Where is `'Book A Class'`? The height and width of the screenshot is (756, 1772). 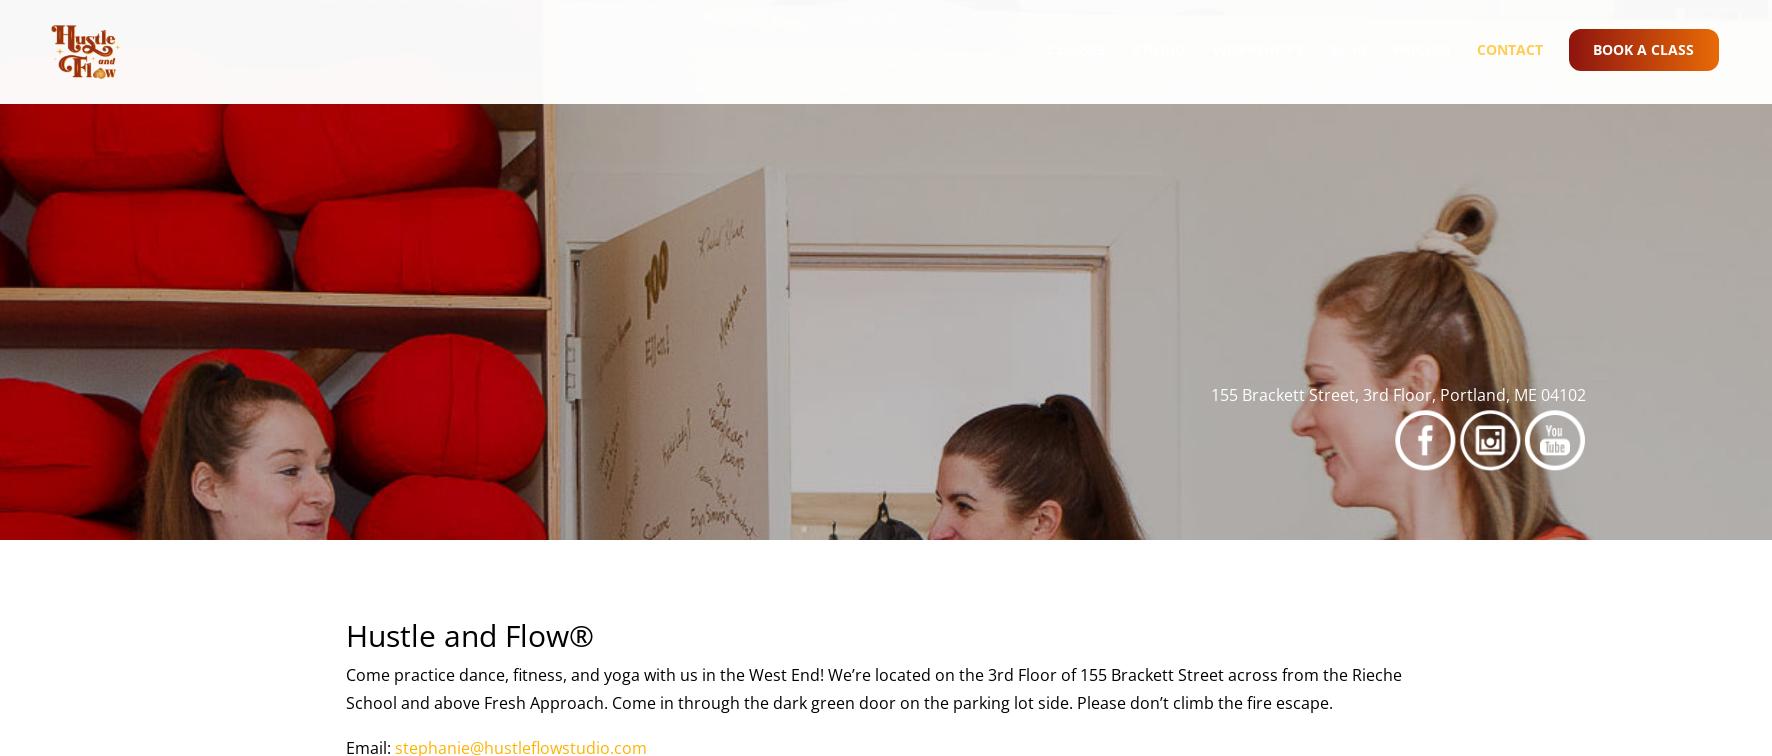 'Book A Class' is located at coordinates (1641, 67).